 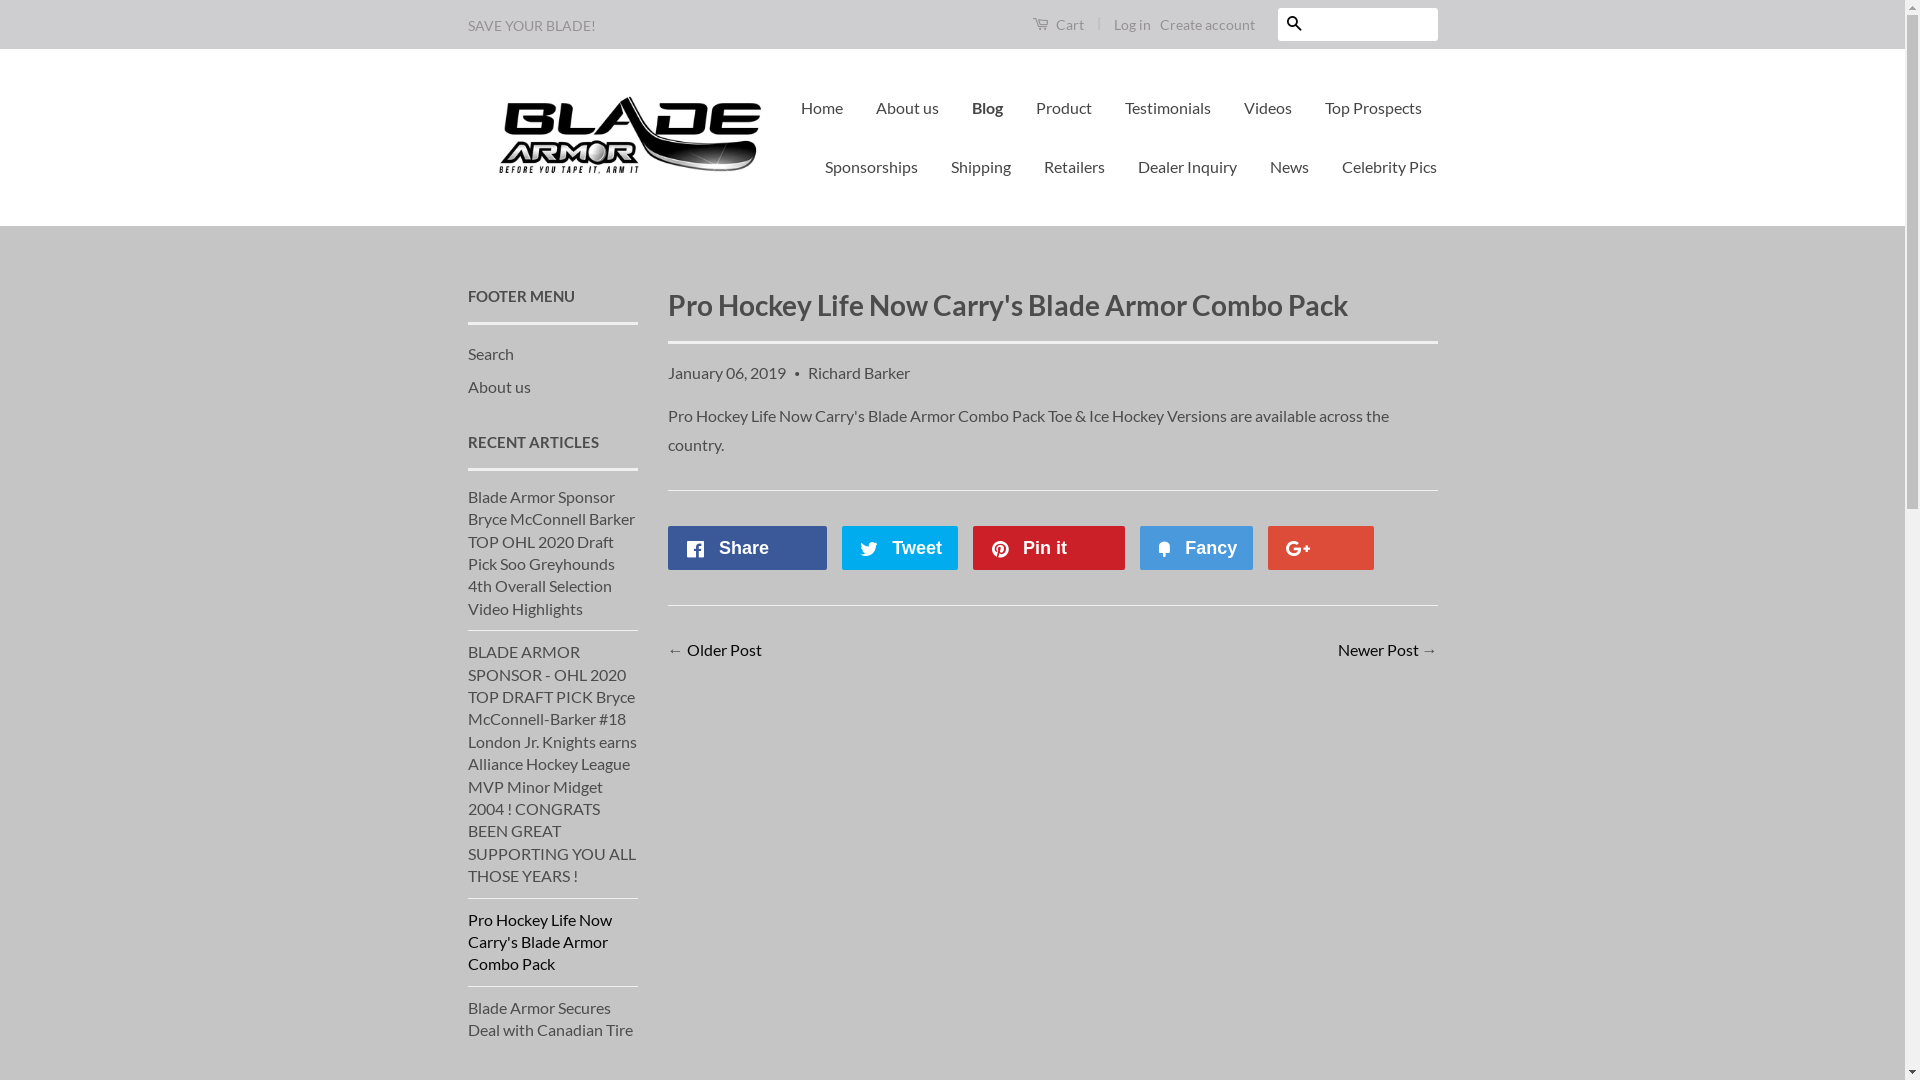 What do you see at coordinates (550, 1018) in the screenshot?
I see `'Blade Armor Secures Deal with Canadian Tire'` at bounding box center [550, 1018].